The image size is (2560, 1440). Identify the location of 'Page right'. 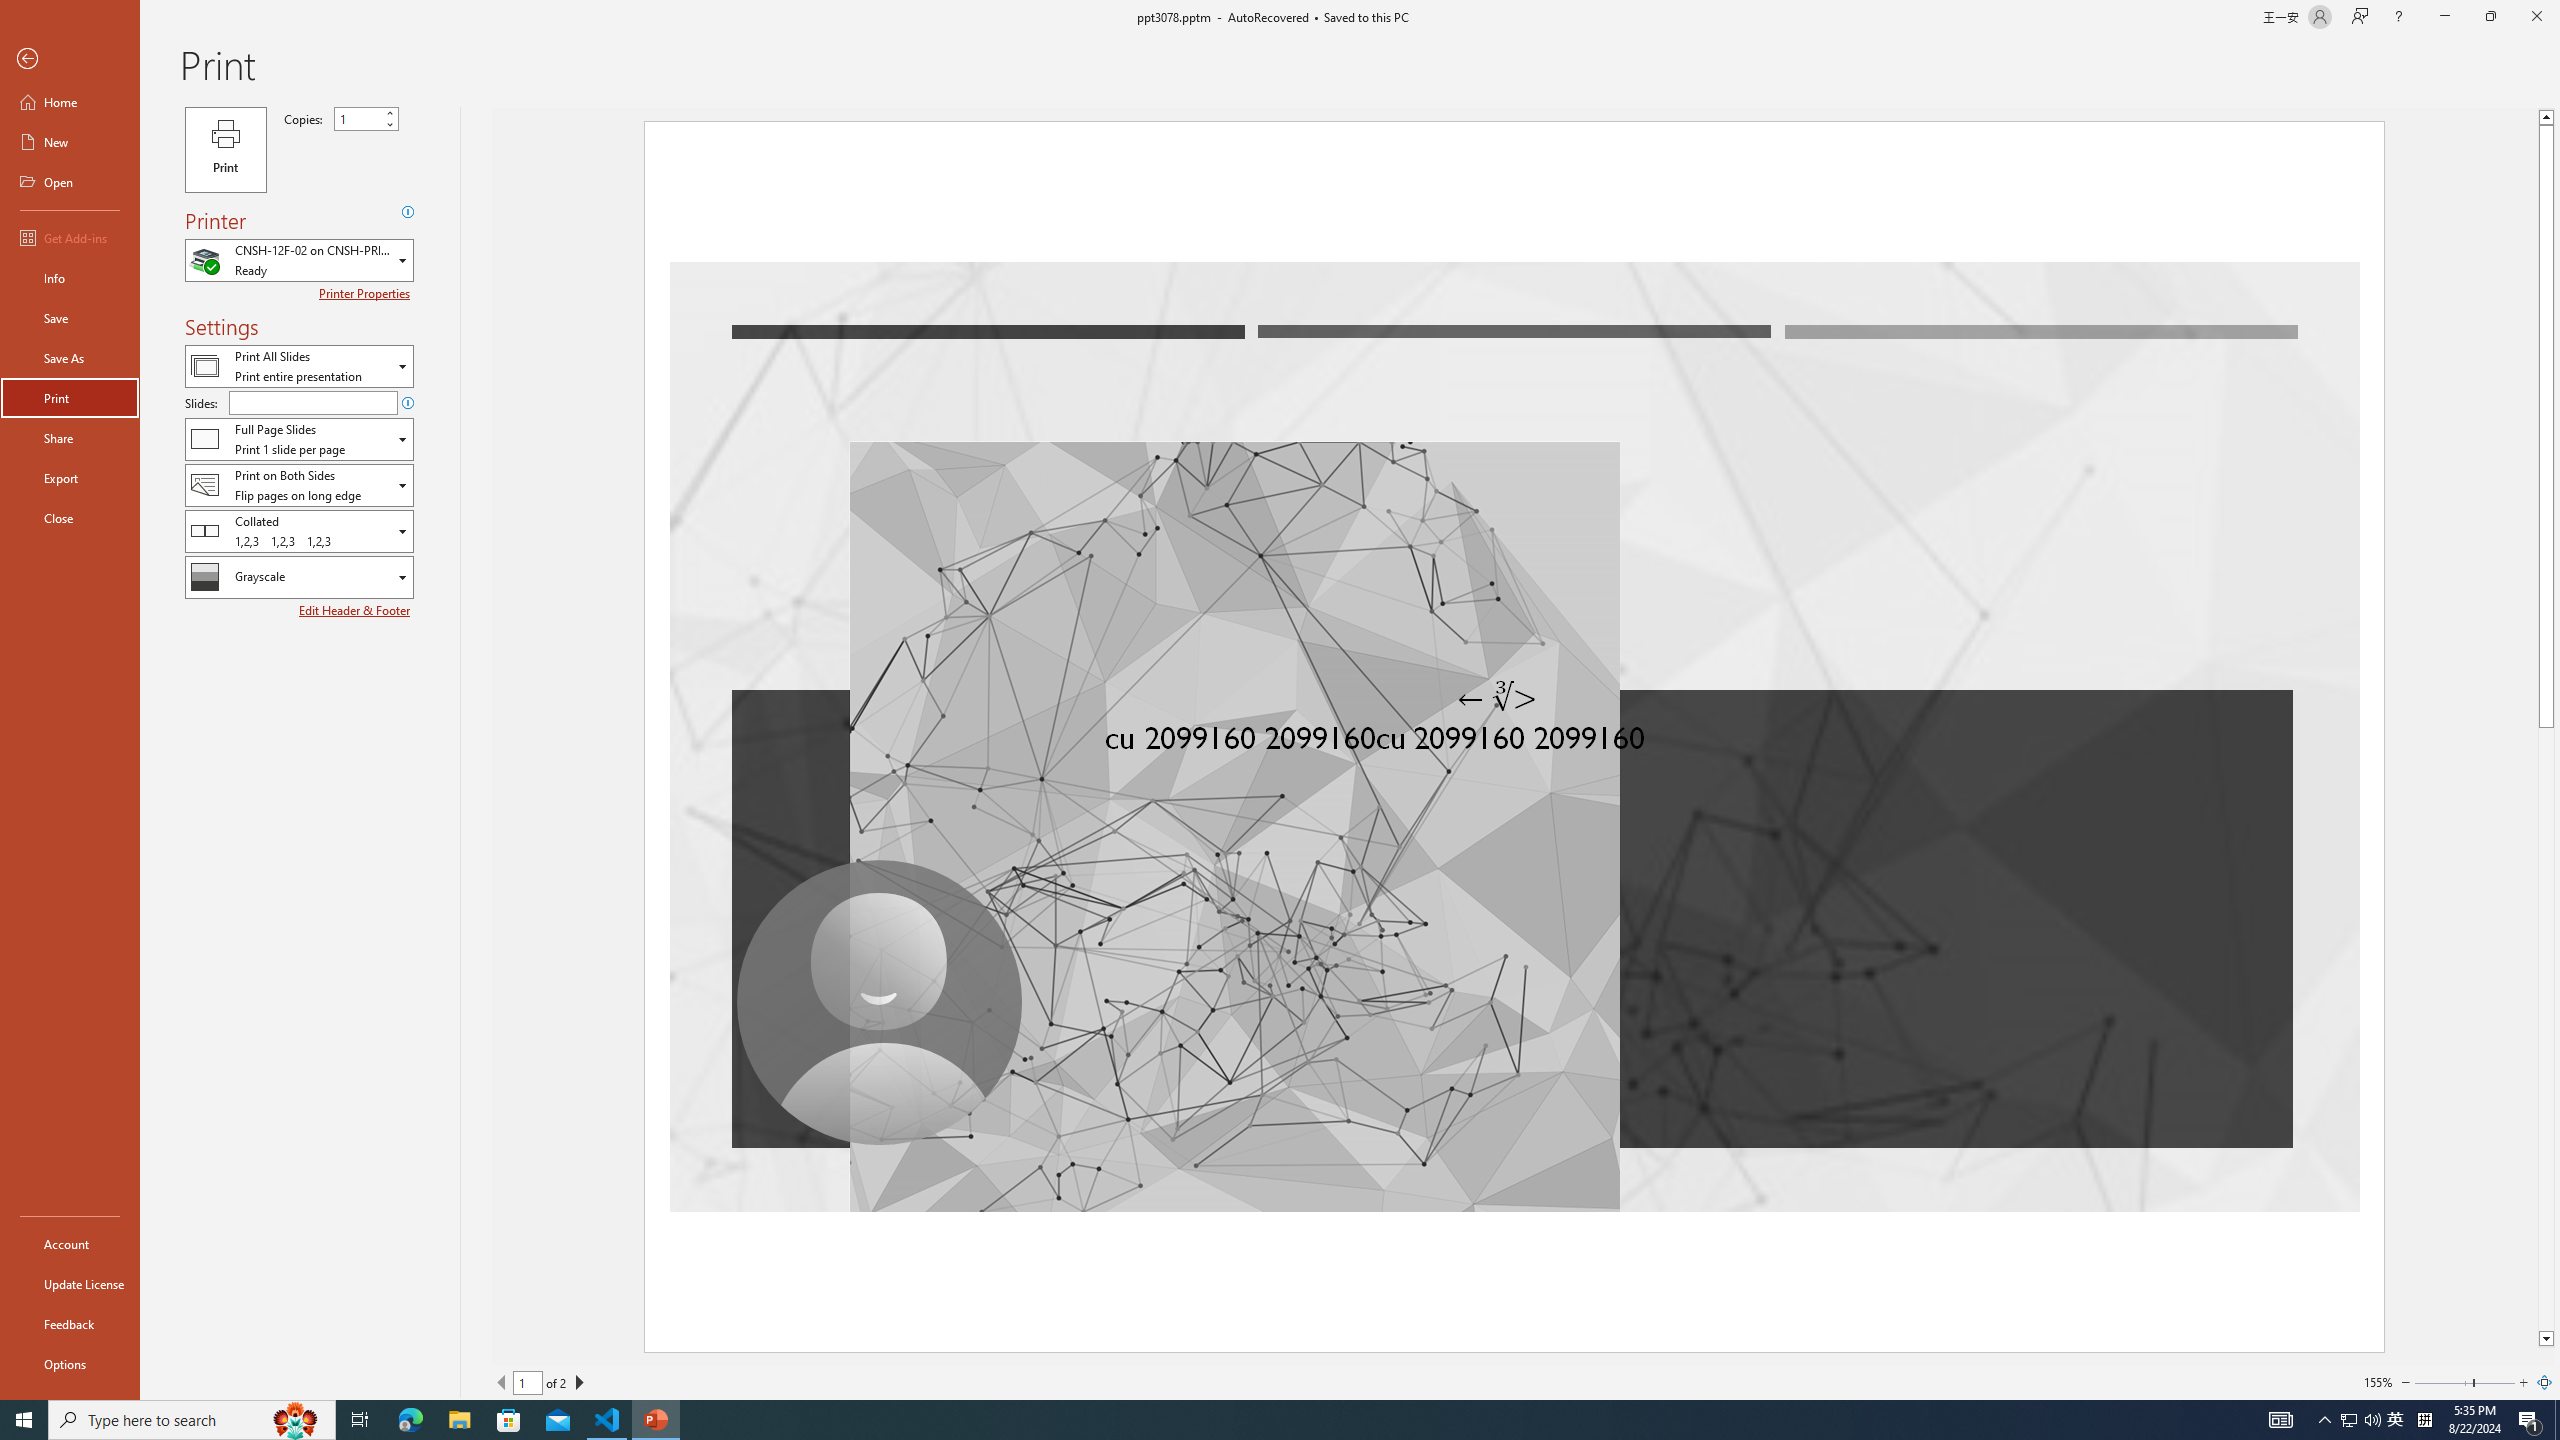
(2494, 1382).